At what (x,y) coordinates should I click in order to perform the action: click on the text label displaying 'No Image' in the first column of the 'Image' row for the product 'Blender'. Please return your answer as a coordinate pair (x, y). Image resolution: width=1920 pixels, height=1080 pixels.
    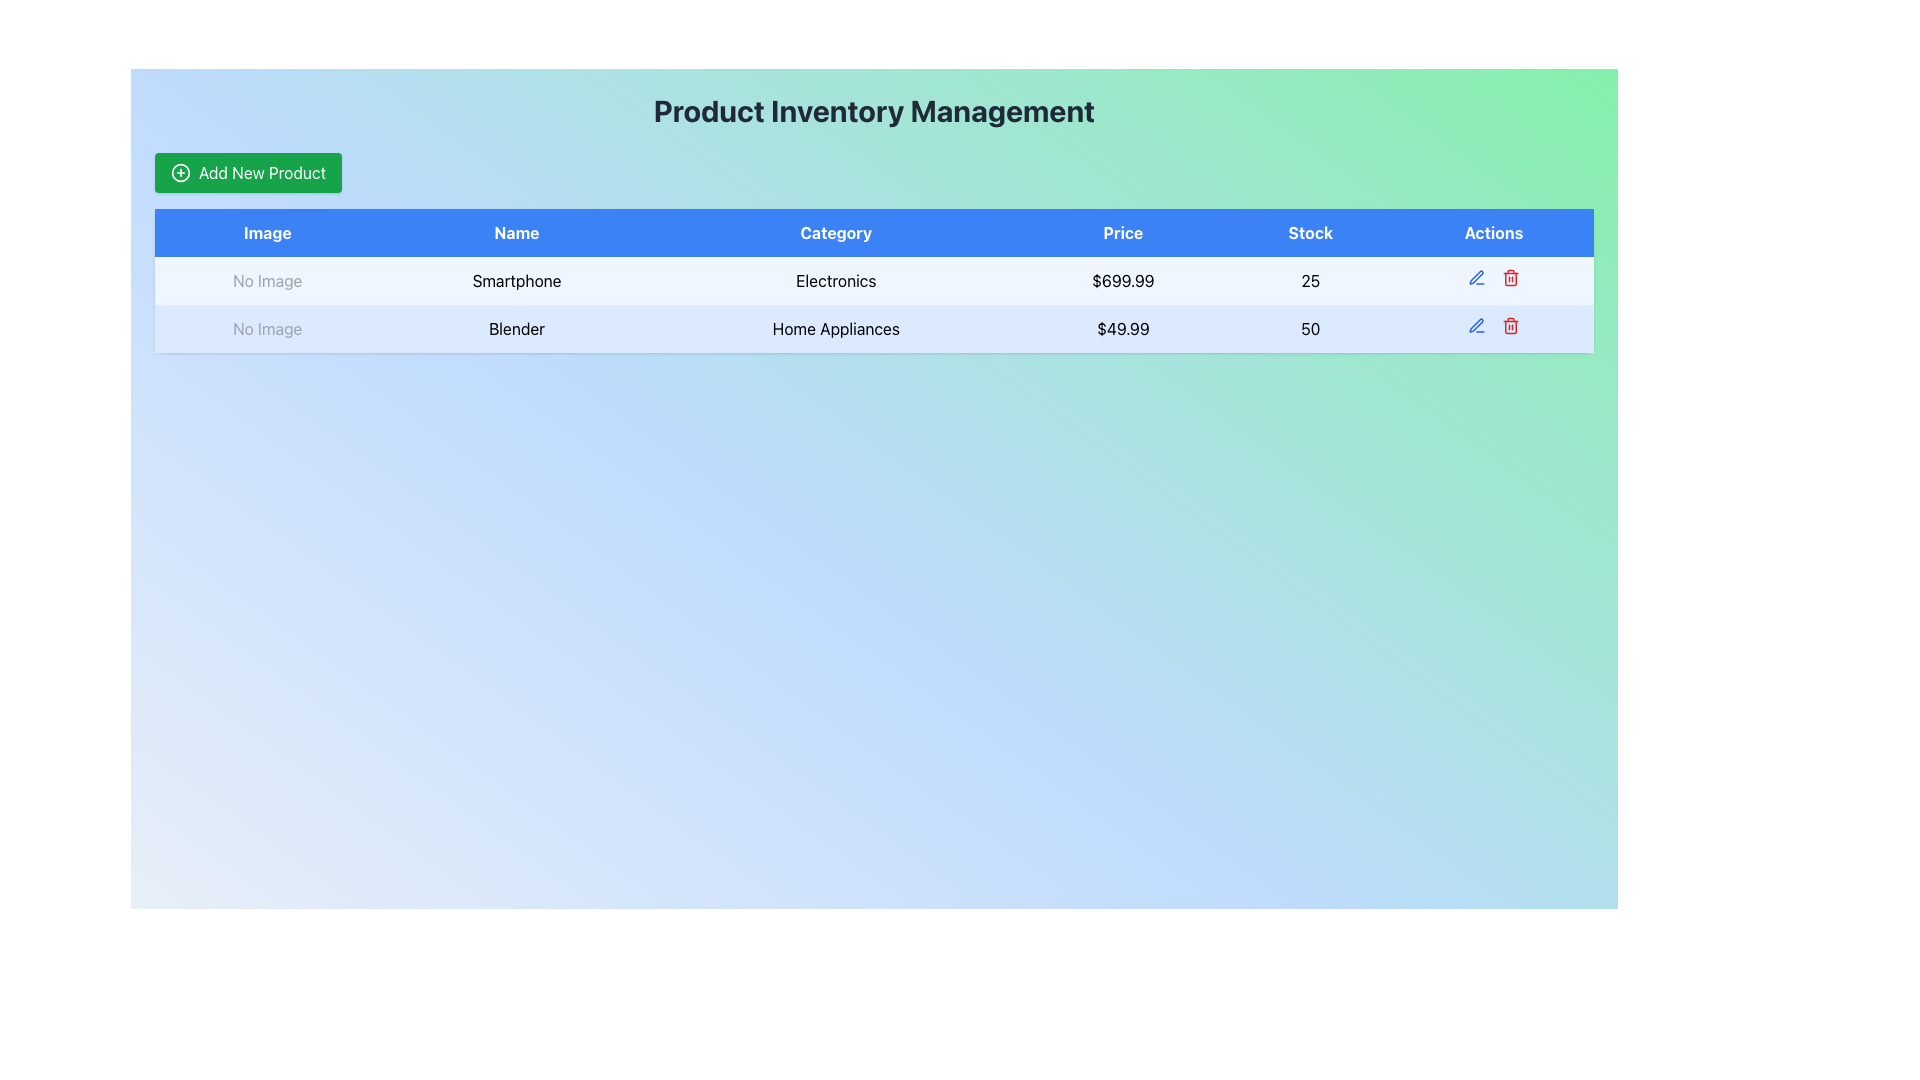
    Looking at the image, I should click on (266, 327).